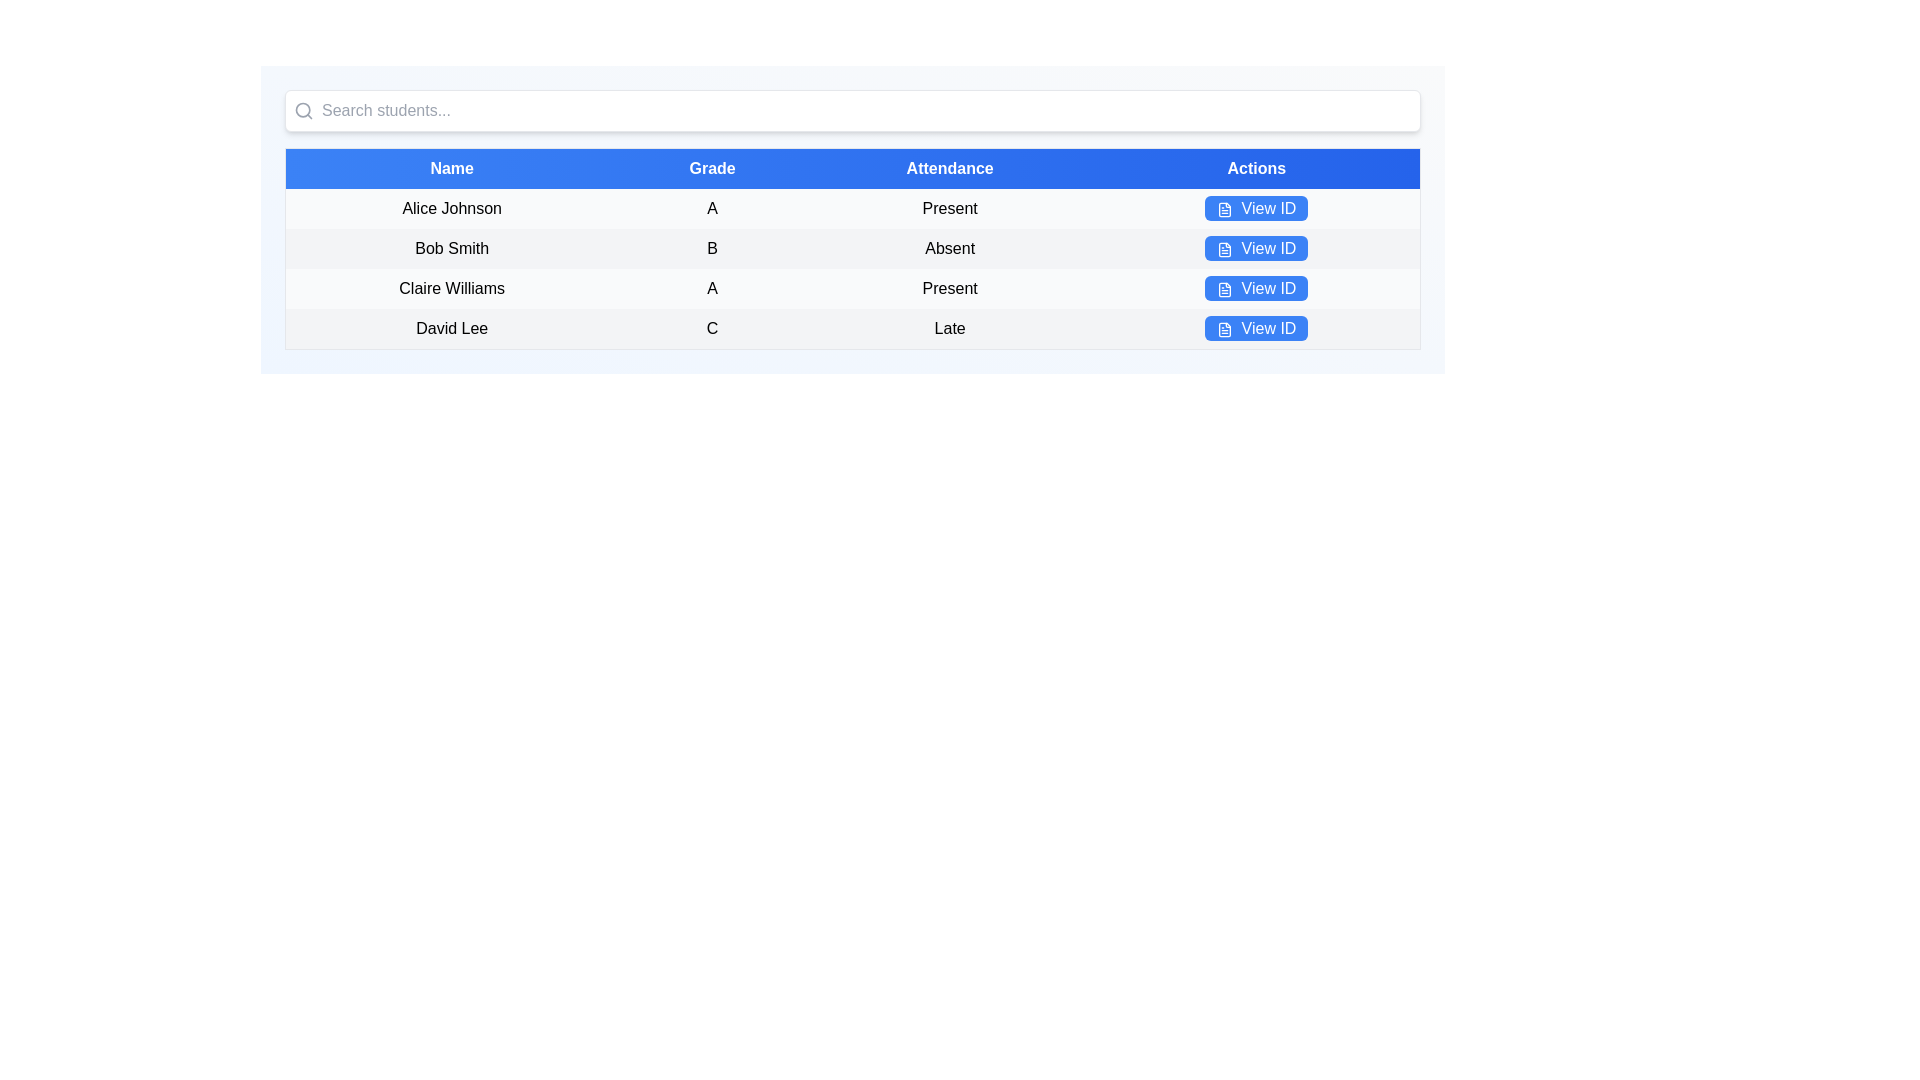  I want to click on the static text field displaying 'Absent' under the 'Attendance' column for 'Bob Smith' in the table, so click(949, 248).